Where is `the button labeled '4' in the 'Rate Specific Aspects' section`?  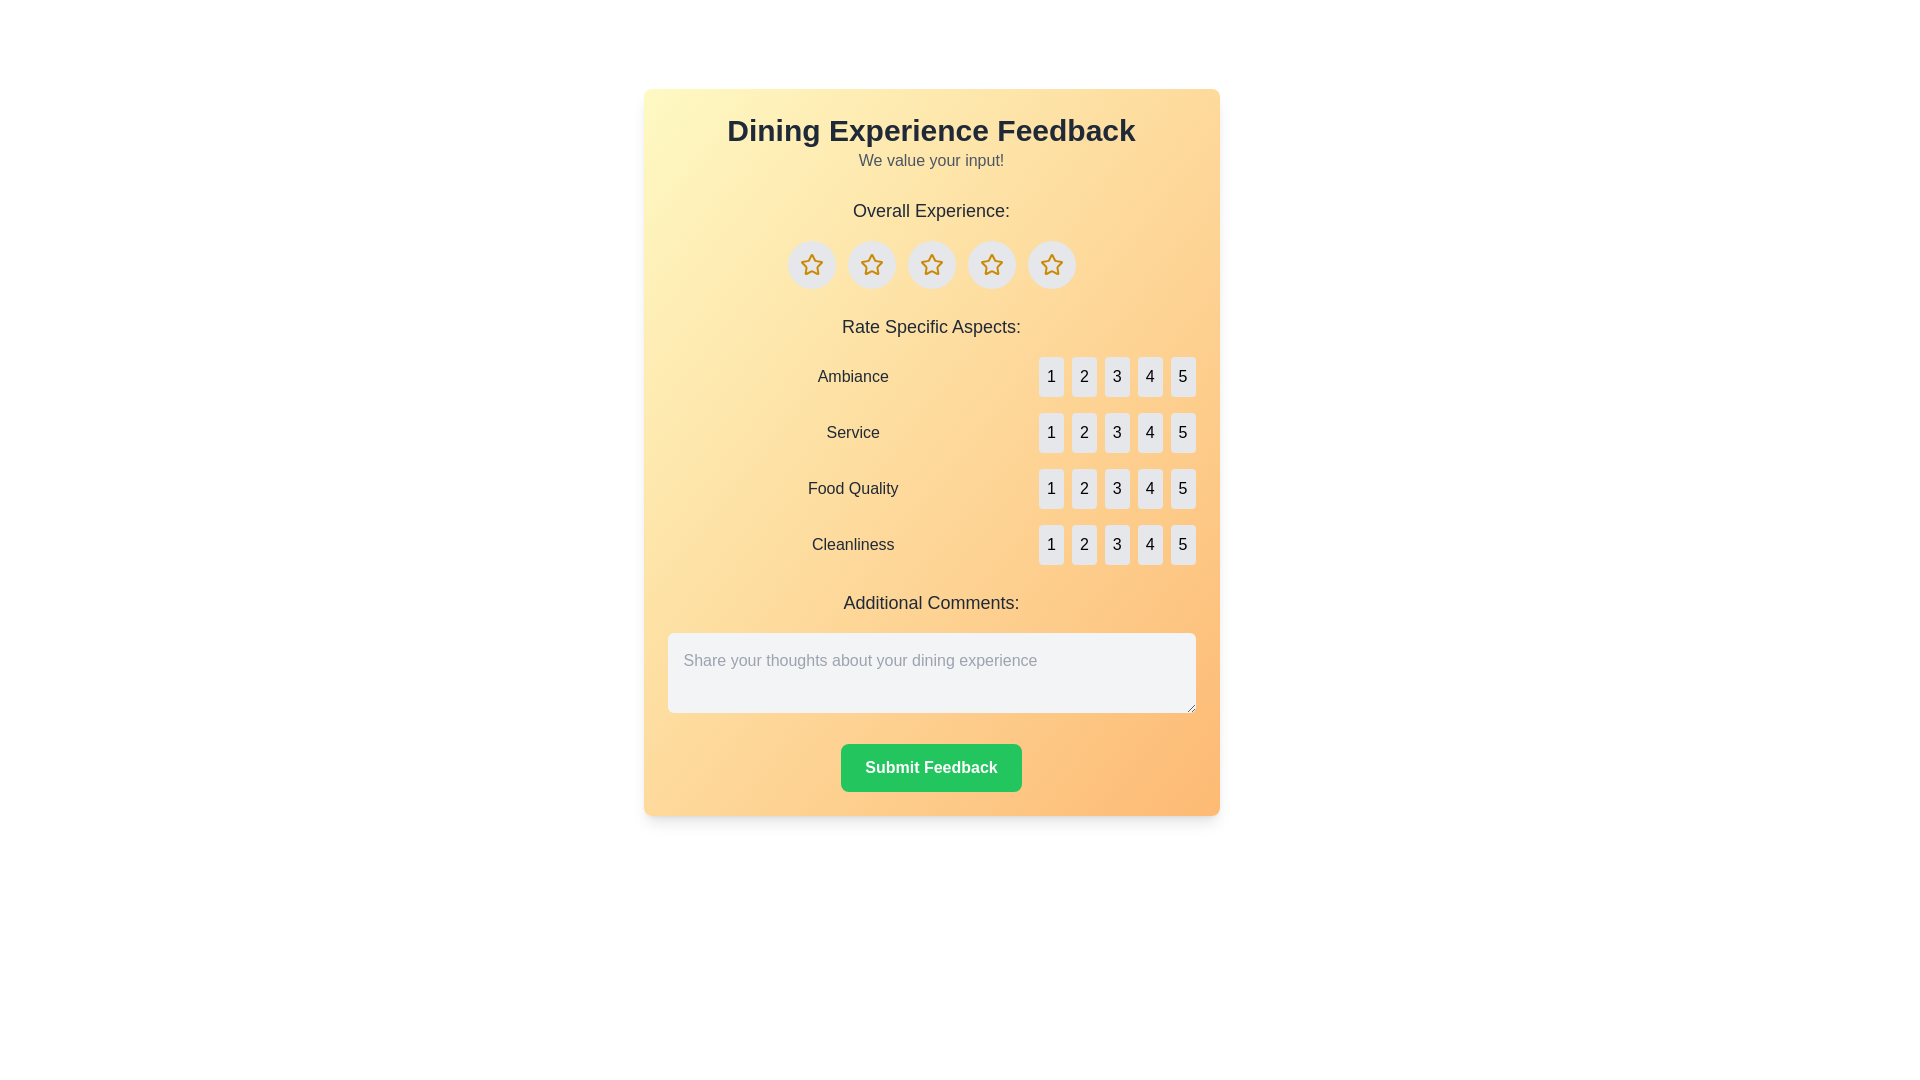
the button labeled '4' in the 'Rate Specific Aspects' section is located at coordinates (1150, 431).